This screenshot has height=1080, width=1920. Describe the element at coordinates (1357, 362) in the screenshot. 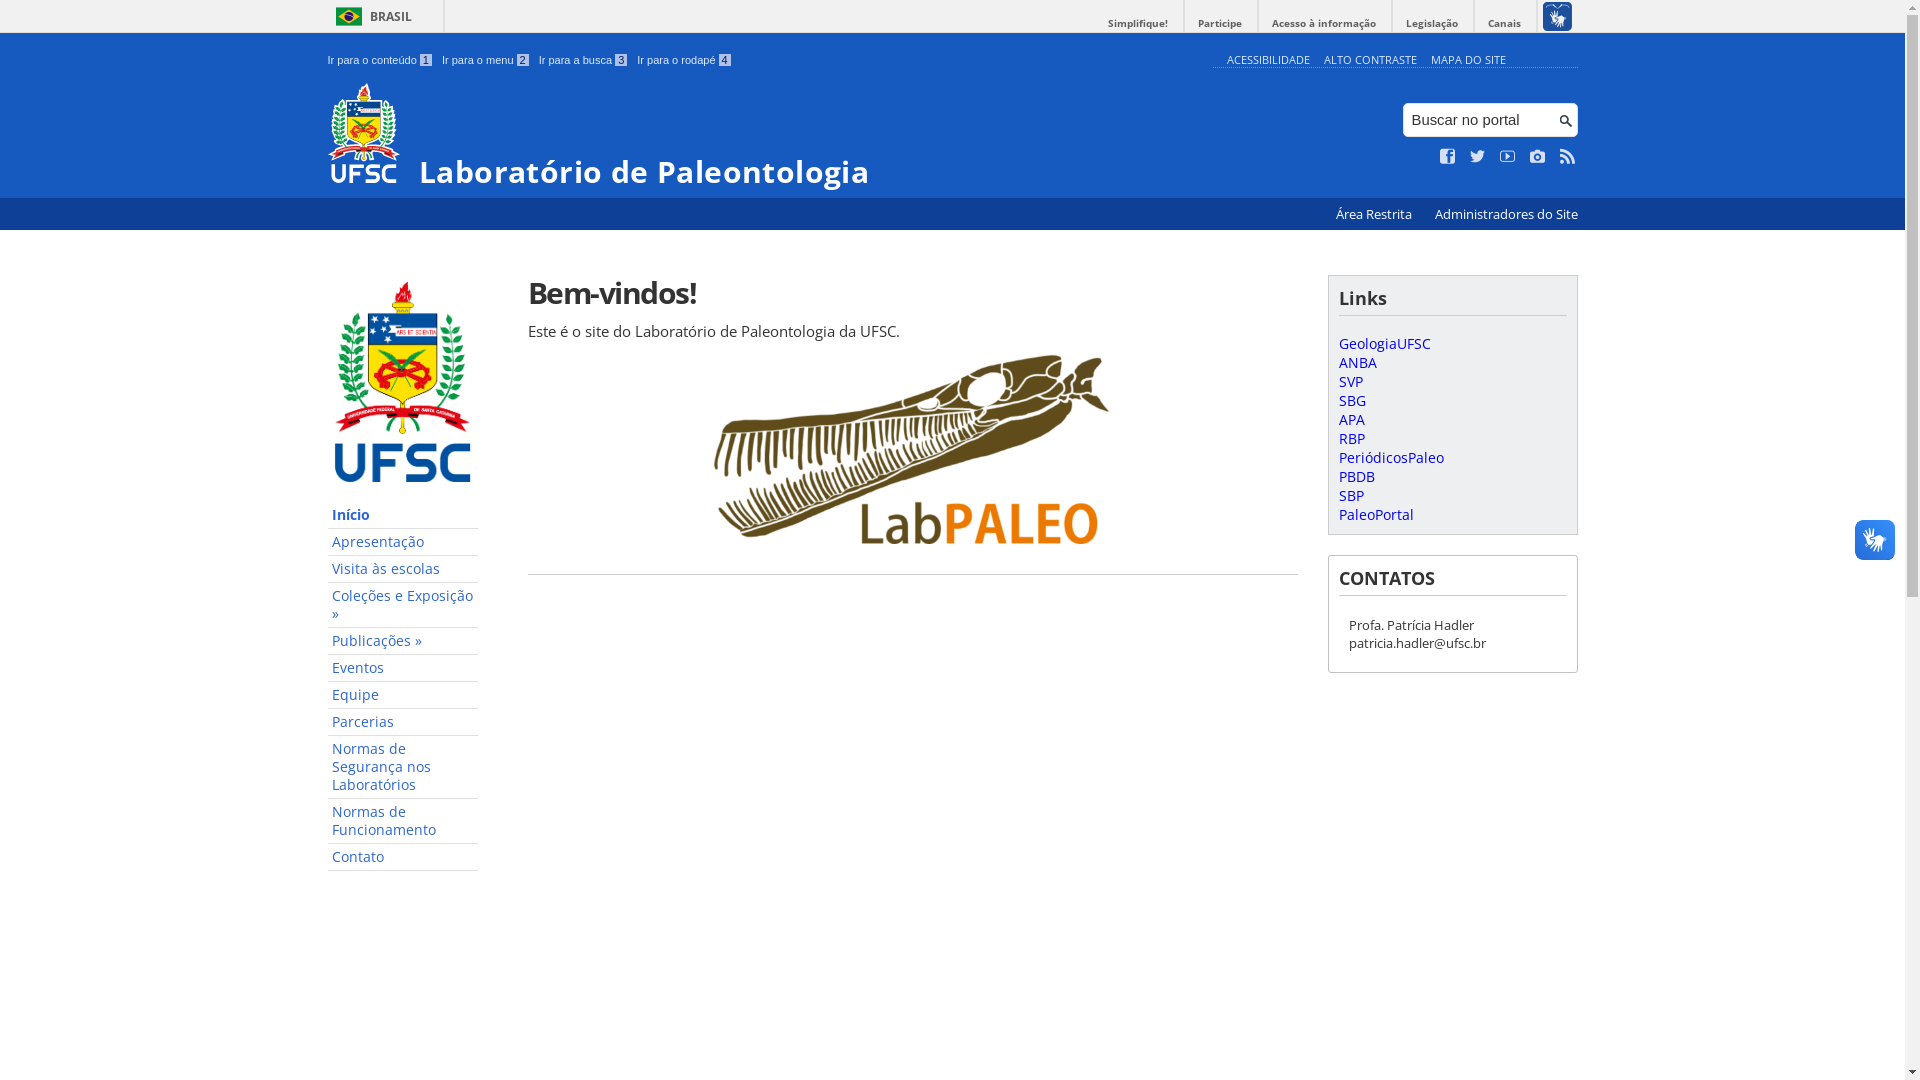

I see `'ANBA'` at that location.